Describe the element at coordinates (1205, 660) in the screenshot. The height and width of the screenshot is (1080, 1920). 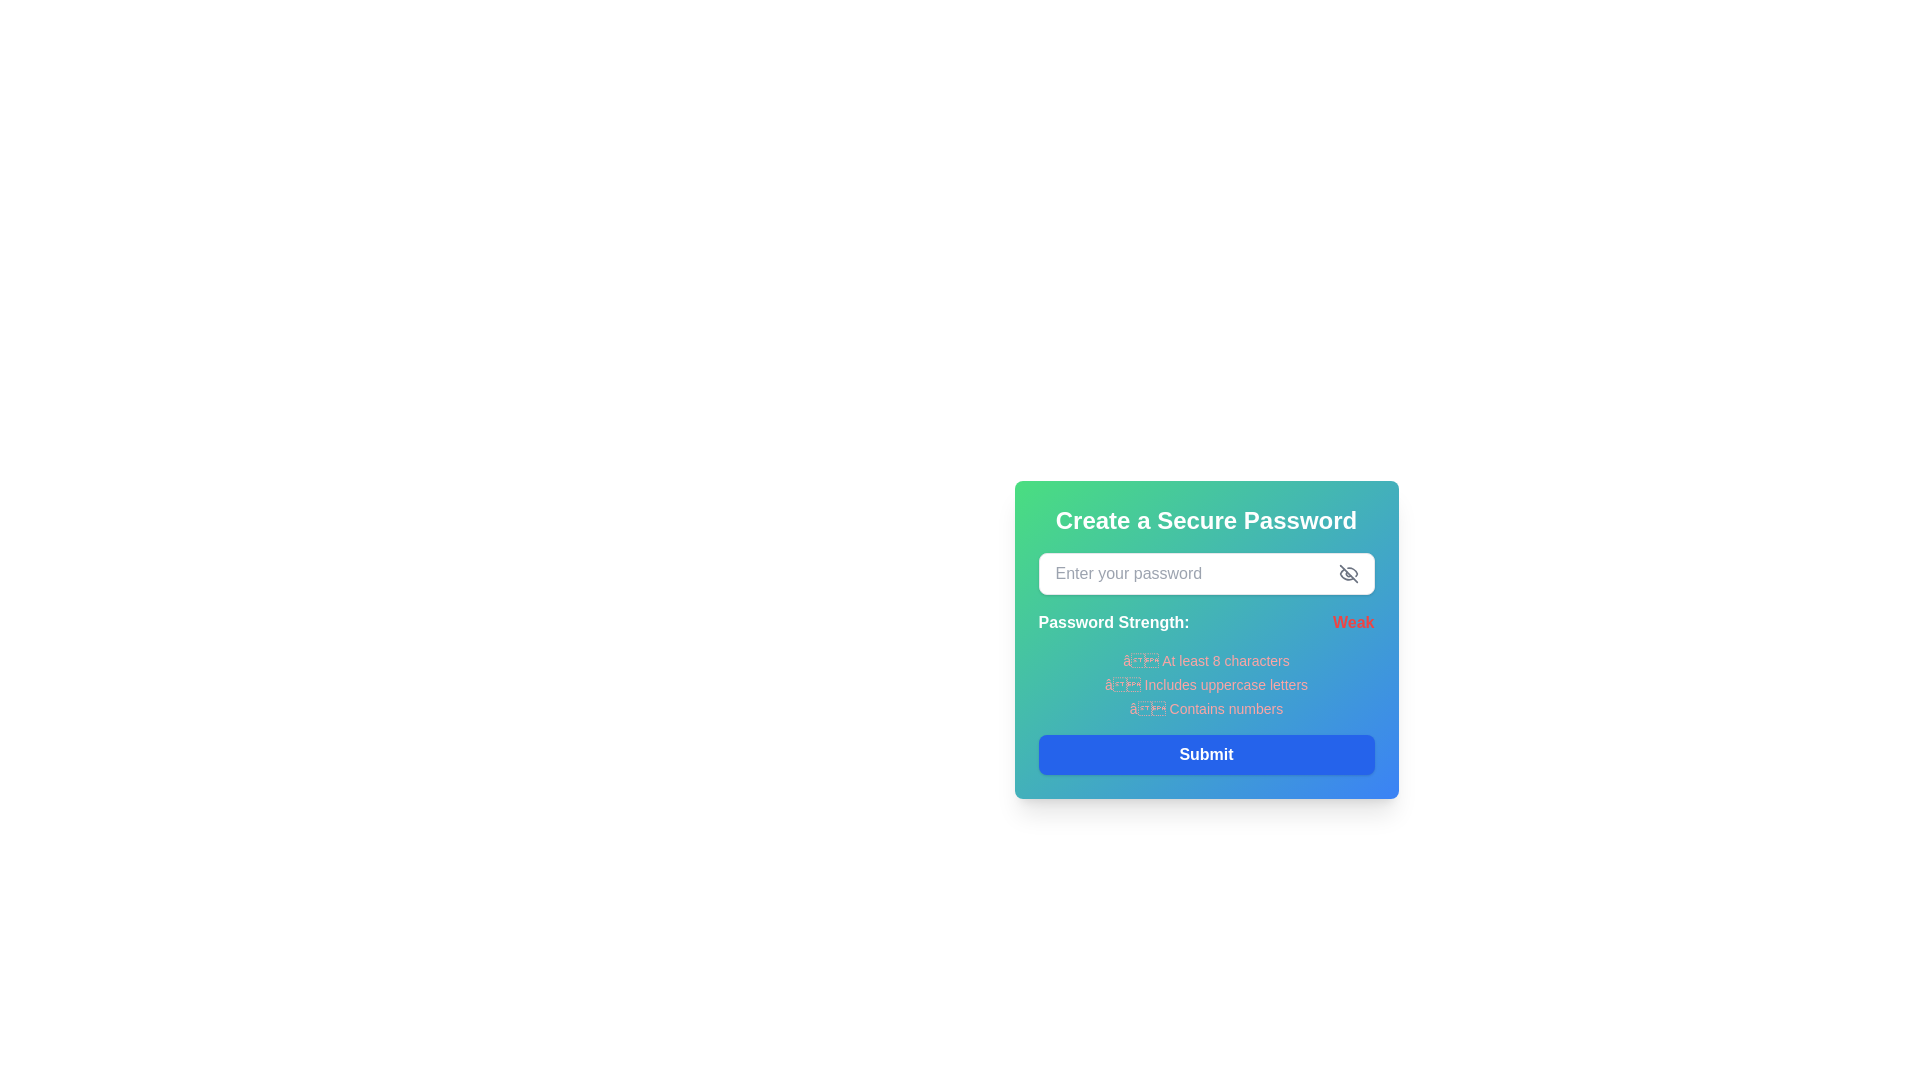
I see `the informational text label displaying '✗ At least 8 characters' styled in red font color, located under the 'Password Strength' heading` at that location.